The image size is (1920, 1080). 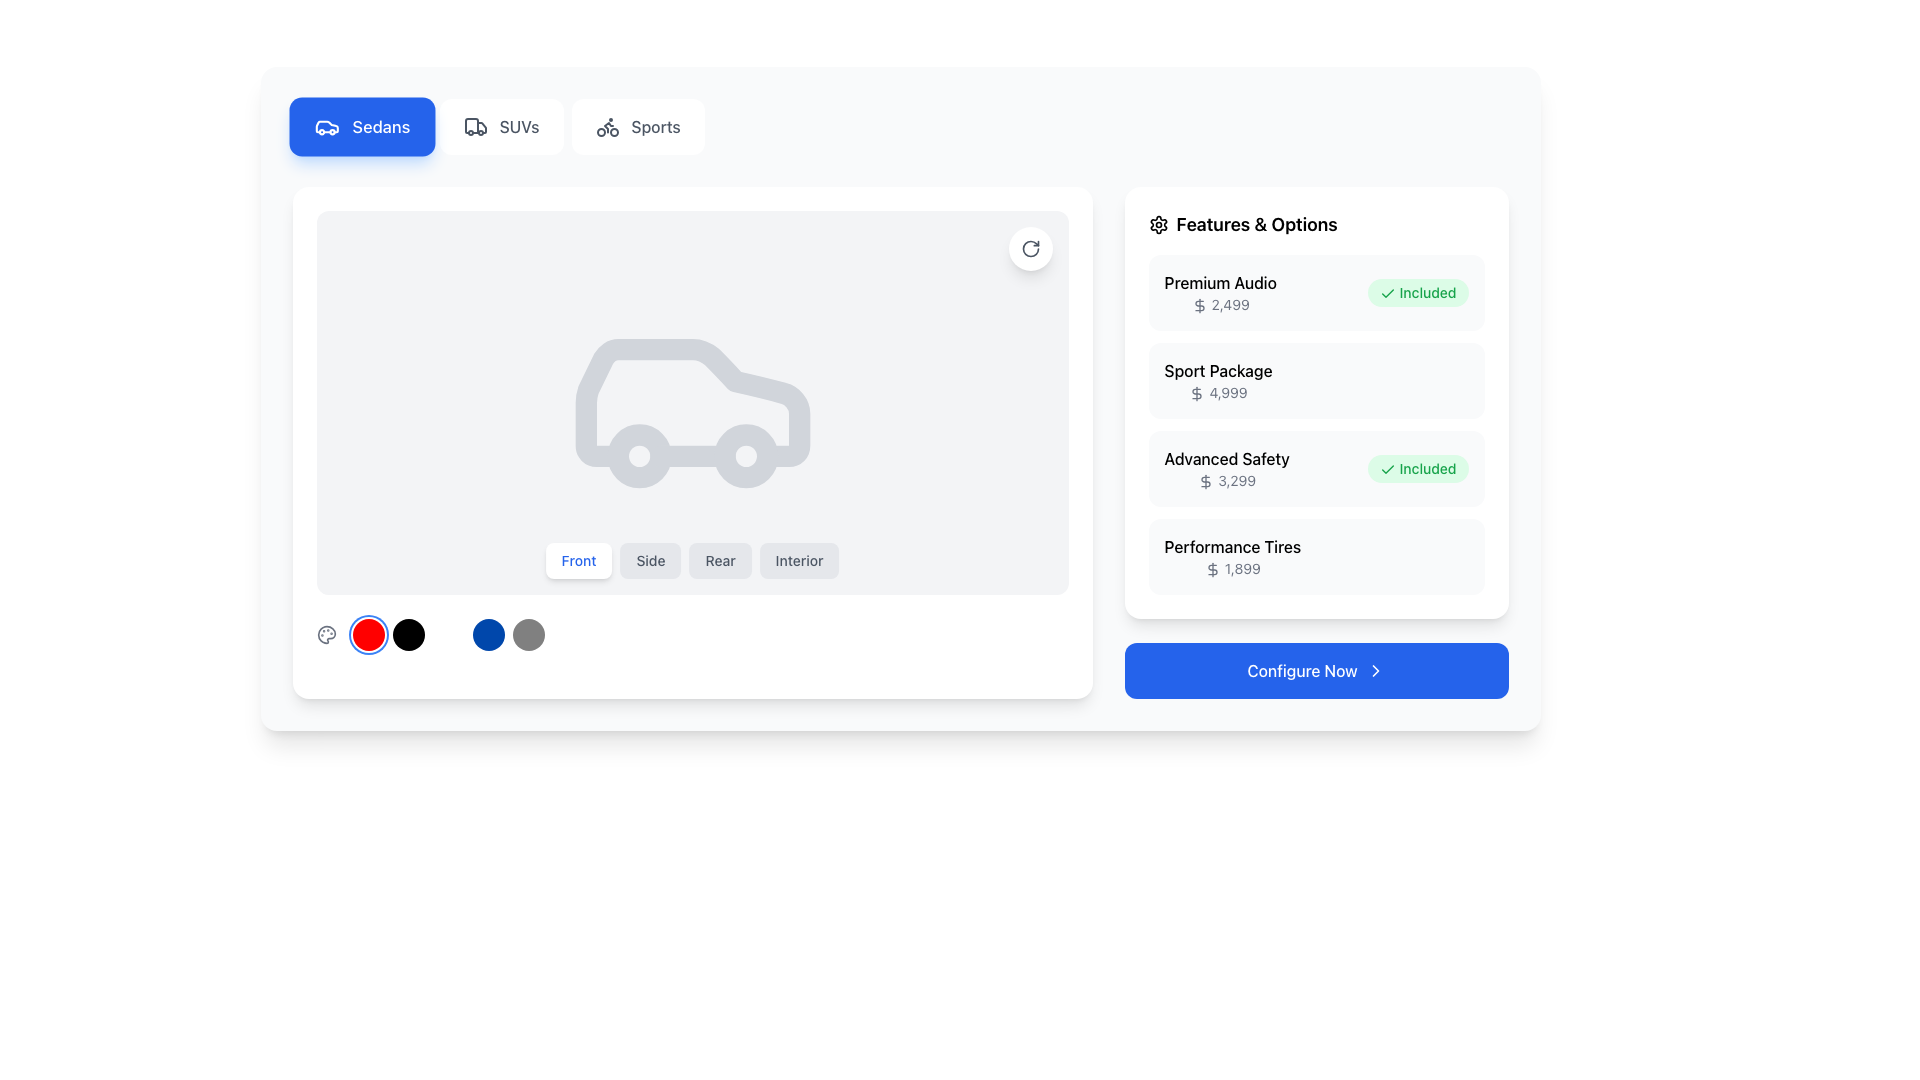 What do you see at coordinates (501, 127) in the screenshot?
I see `the interactive button that filters or displays SUV-related information, located between the 'Sedans' and 'Sports' buttons in the top section of the layout` at bounding box center [501, 127].